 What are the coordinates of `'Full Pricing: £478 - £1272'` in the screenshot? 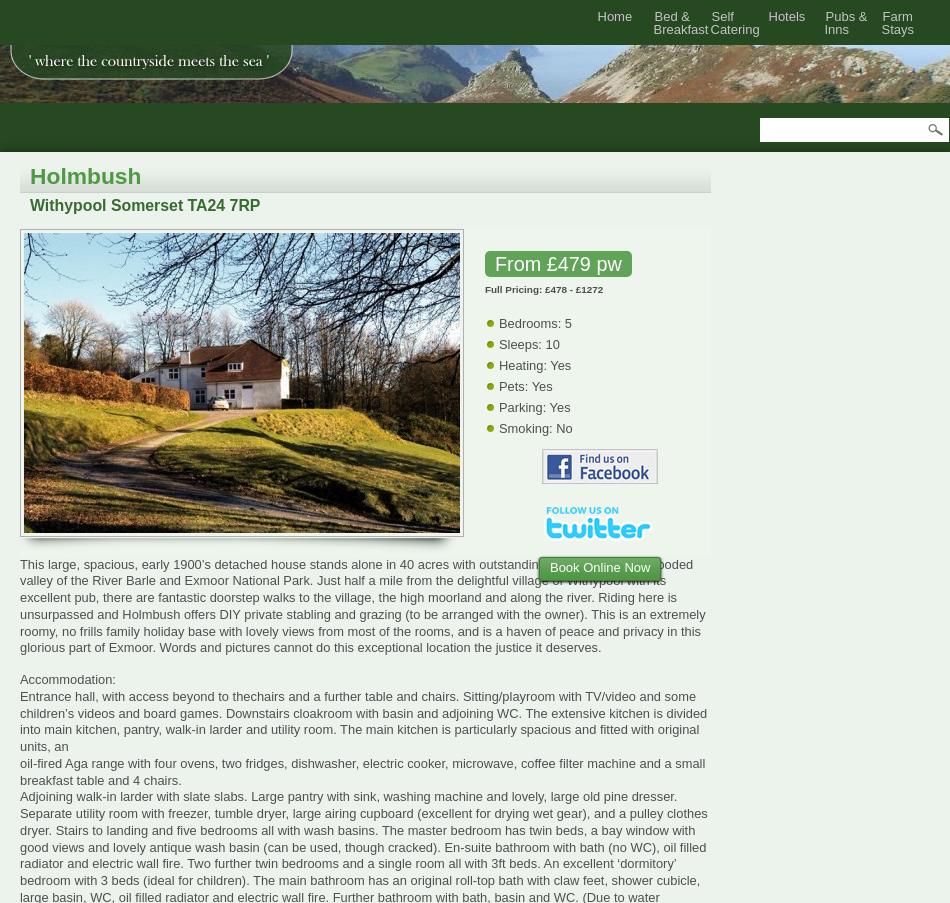 It's located at (543, 287).